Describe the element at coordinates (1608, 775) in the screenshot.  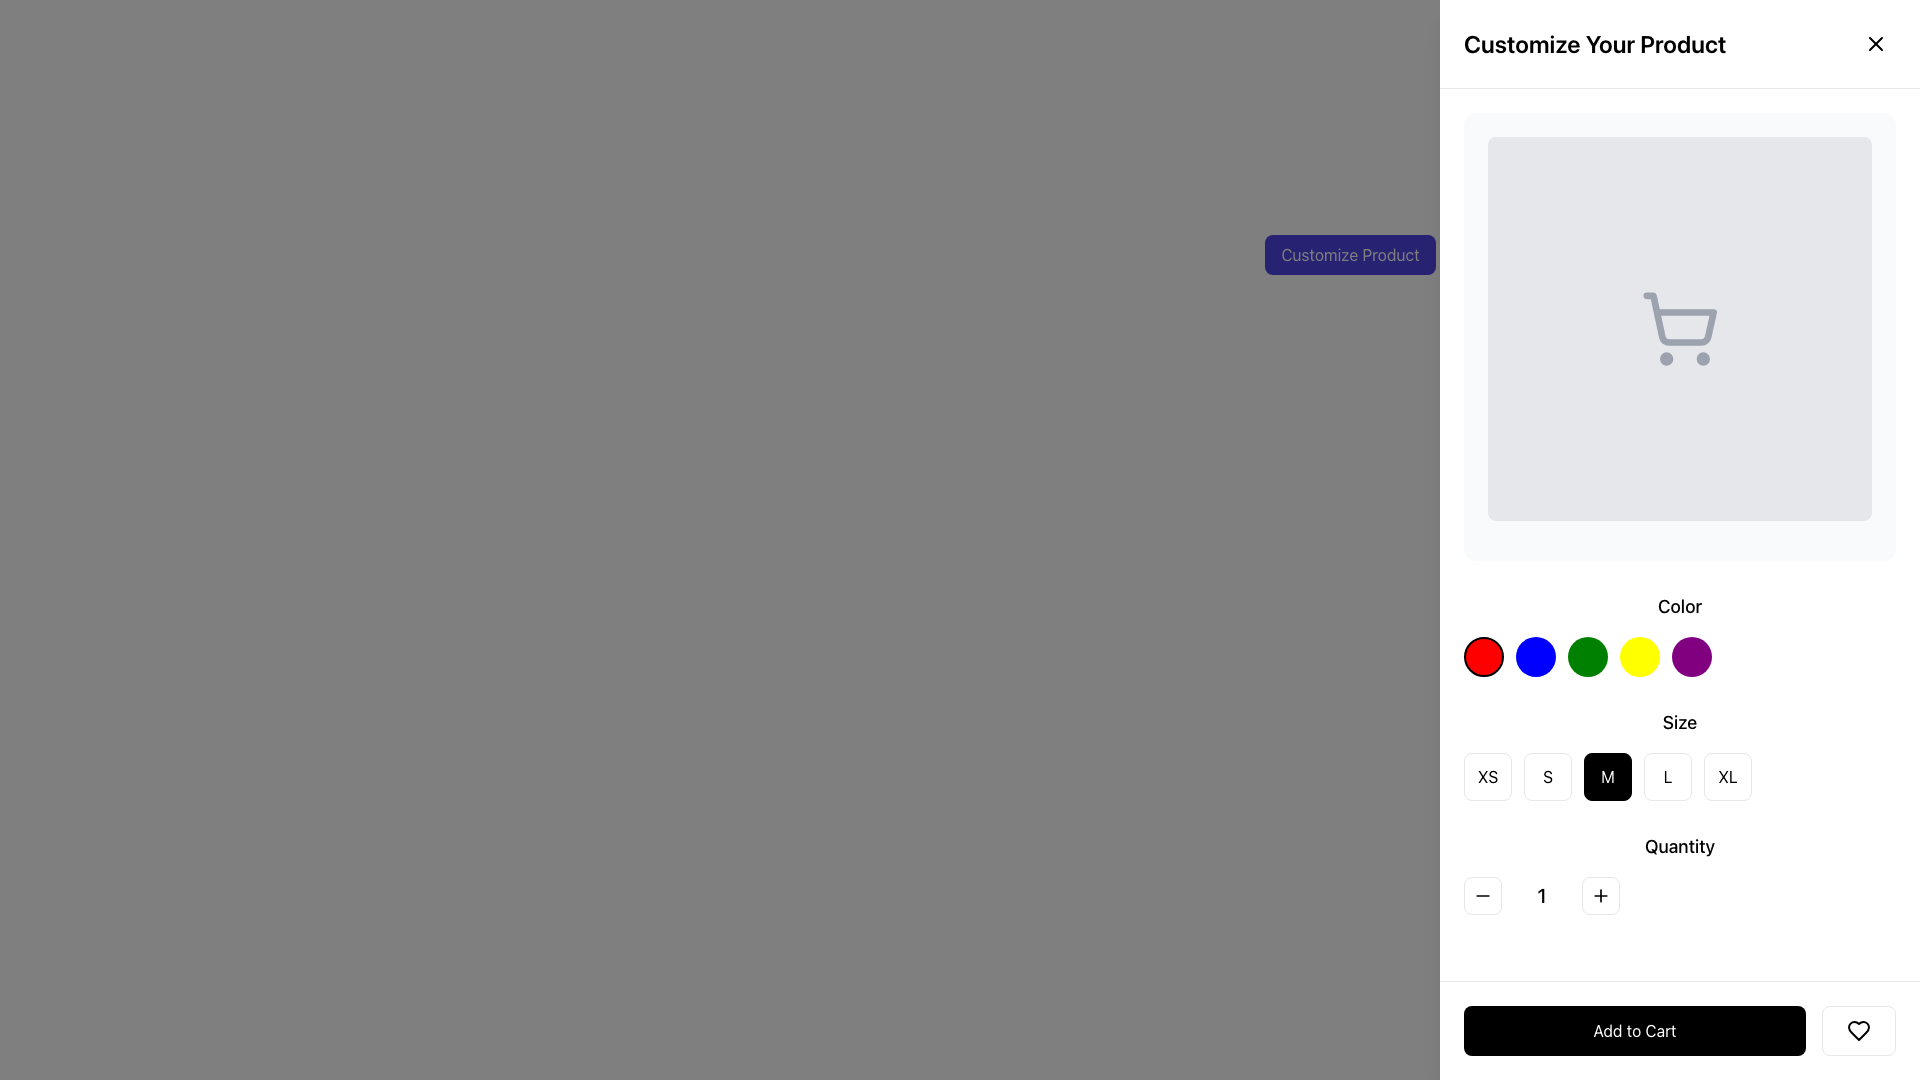
I see `the 'M' size button, which is a square button with rounded corners, black background, and white text, located between the 'S' and 'L' size buttons` at that location.